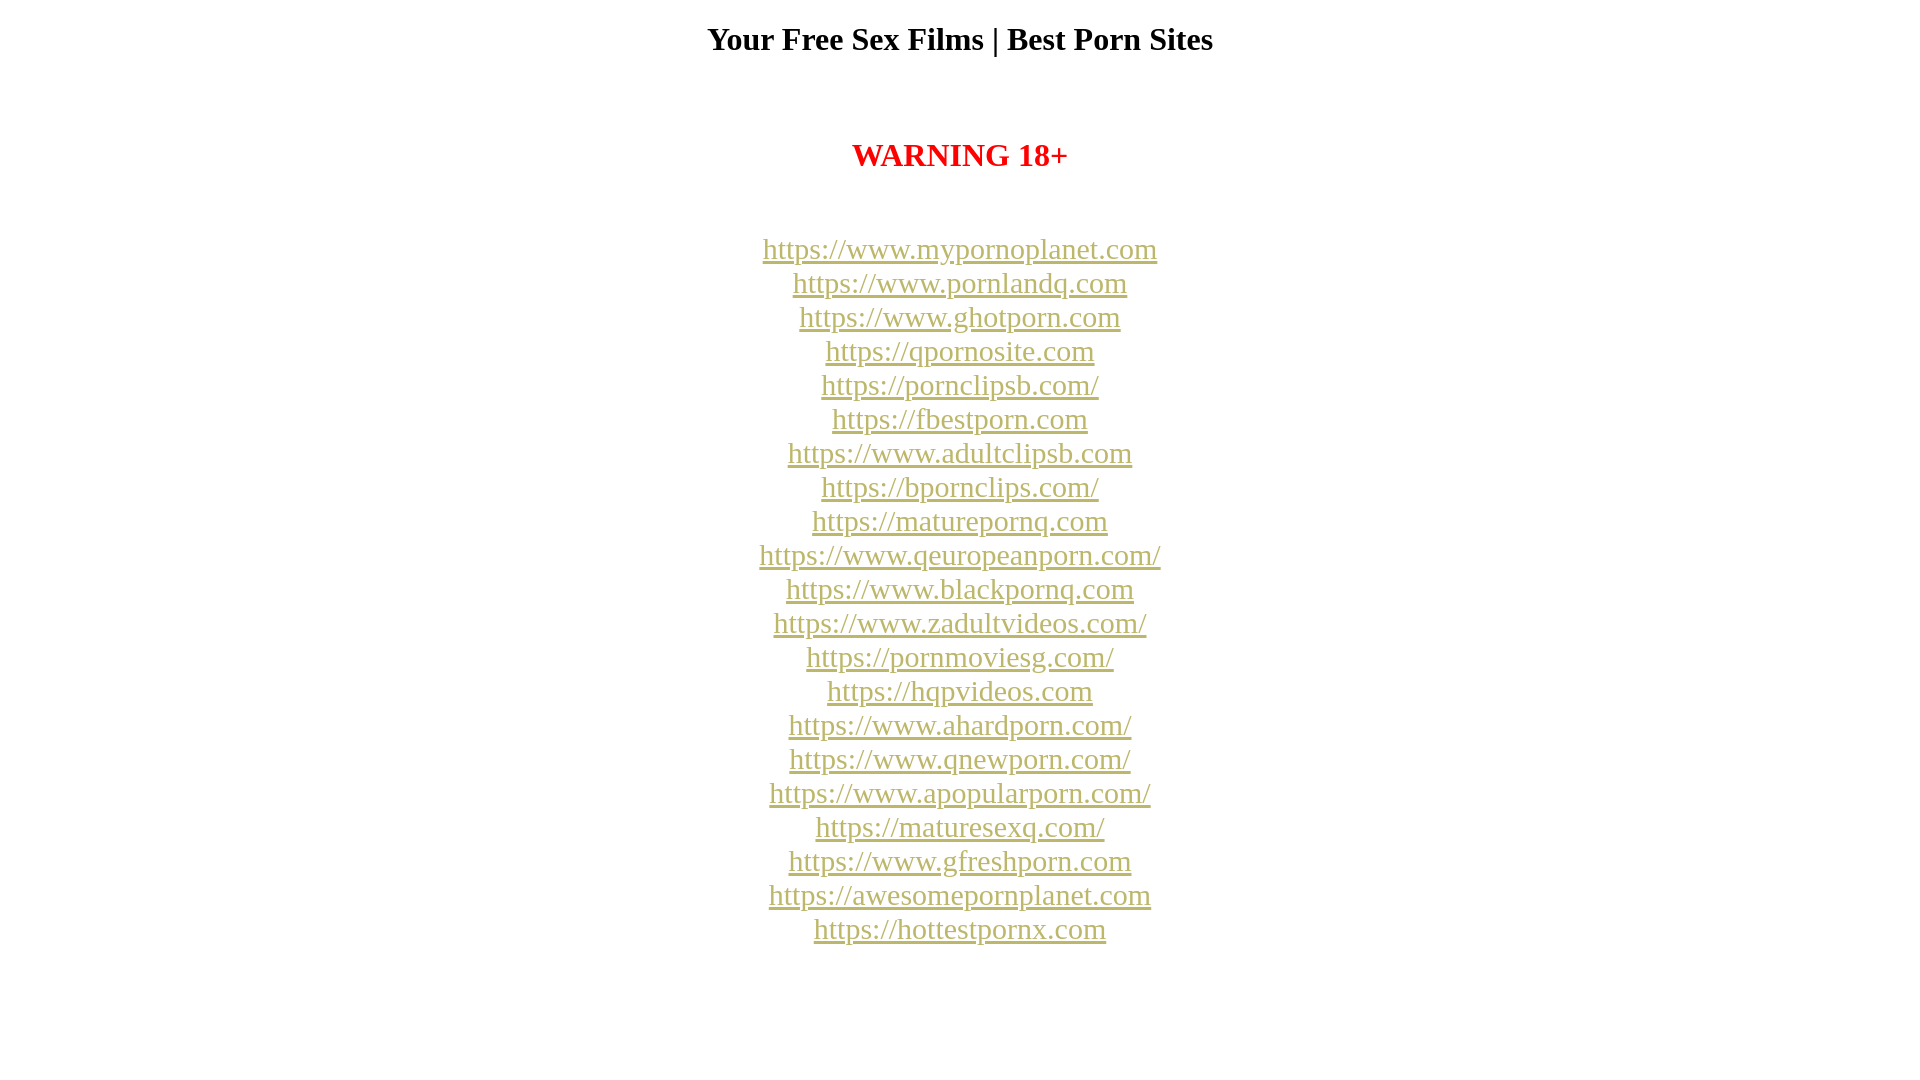 The image size is (1920, 1080). Describe the element at coordinates (958, 349) in the screenshot. I see `'https://qpornosite.com'` at that location.